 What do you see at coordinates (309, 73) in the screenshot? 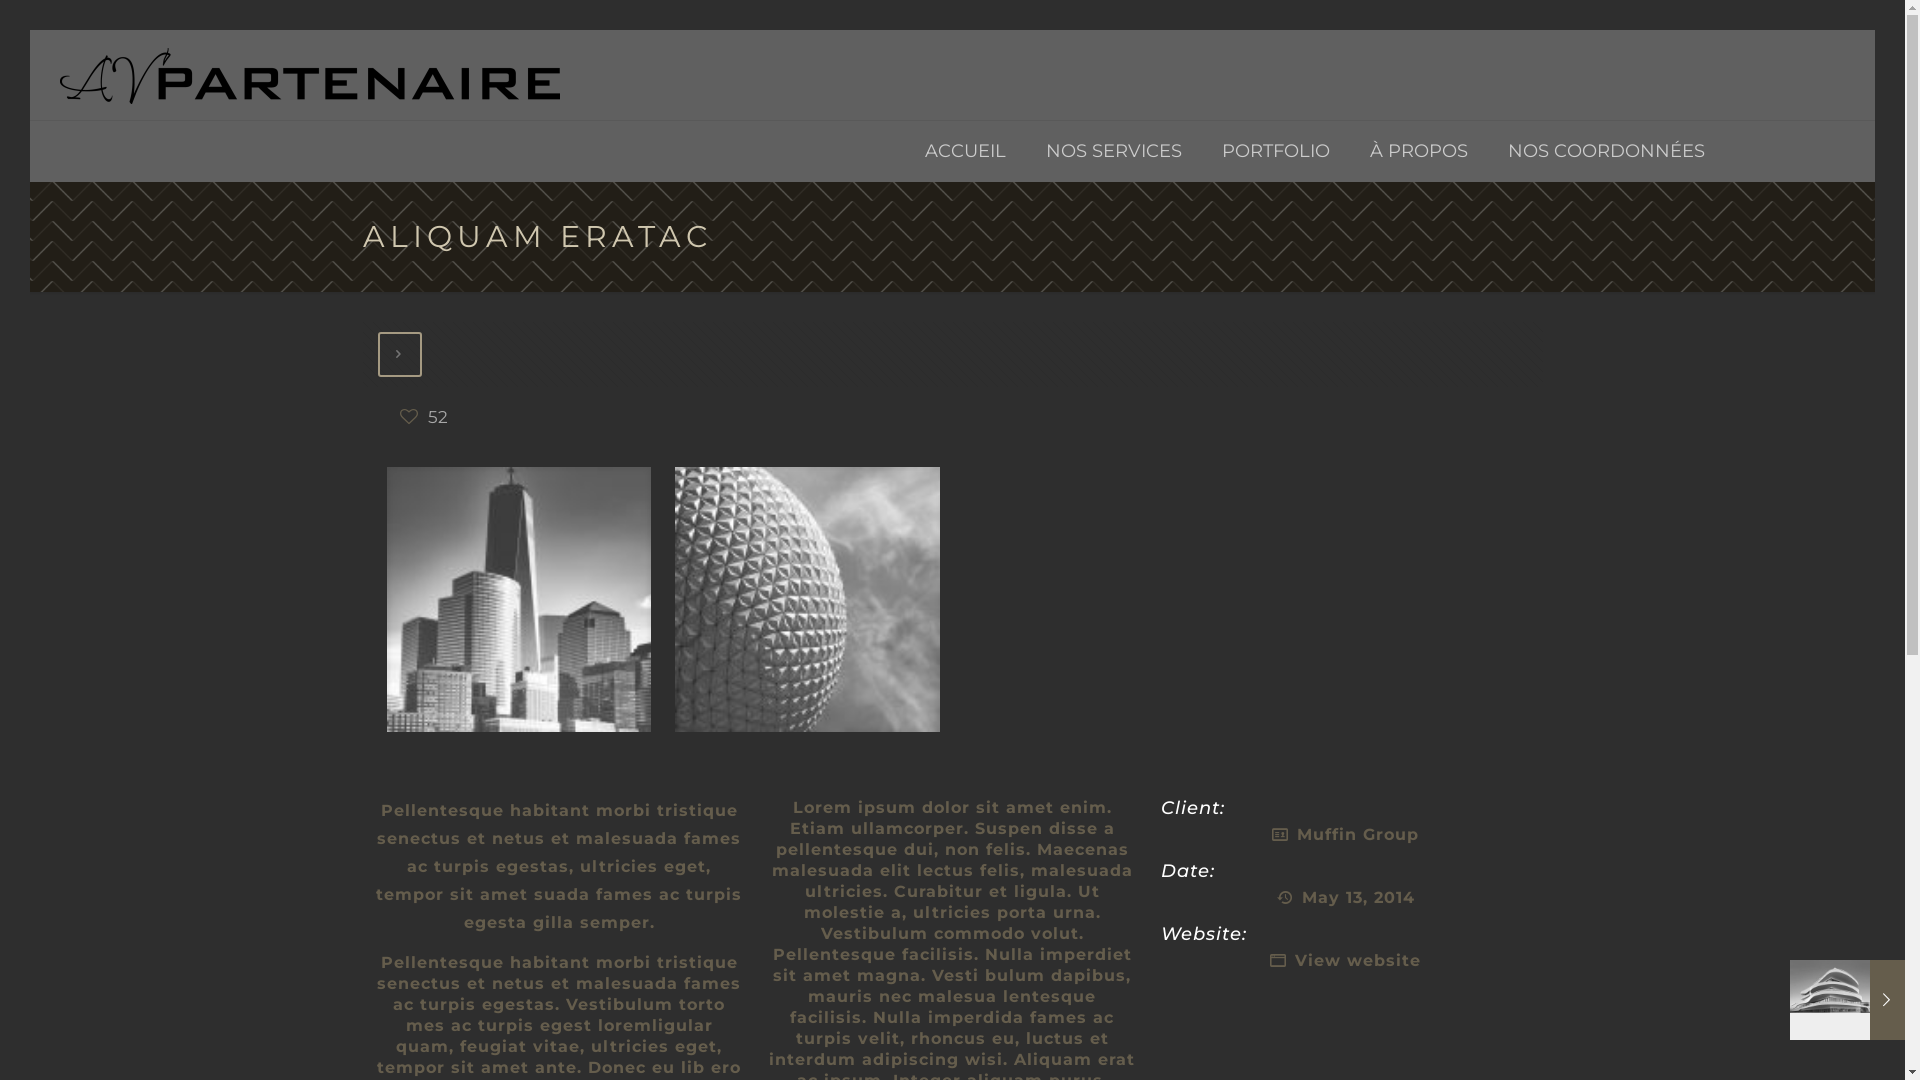
I see `'AV Partenaire'` at bounding box center [309, 73].